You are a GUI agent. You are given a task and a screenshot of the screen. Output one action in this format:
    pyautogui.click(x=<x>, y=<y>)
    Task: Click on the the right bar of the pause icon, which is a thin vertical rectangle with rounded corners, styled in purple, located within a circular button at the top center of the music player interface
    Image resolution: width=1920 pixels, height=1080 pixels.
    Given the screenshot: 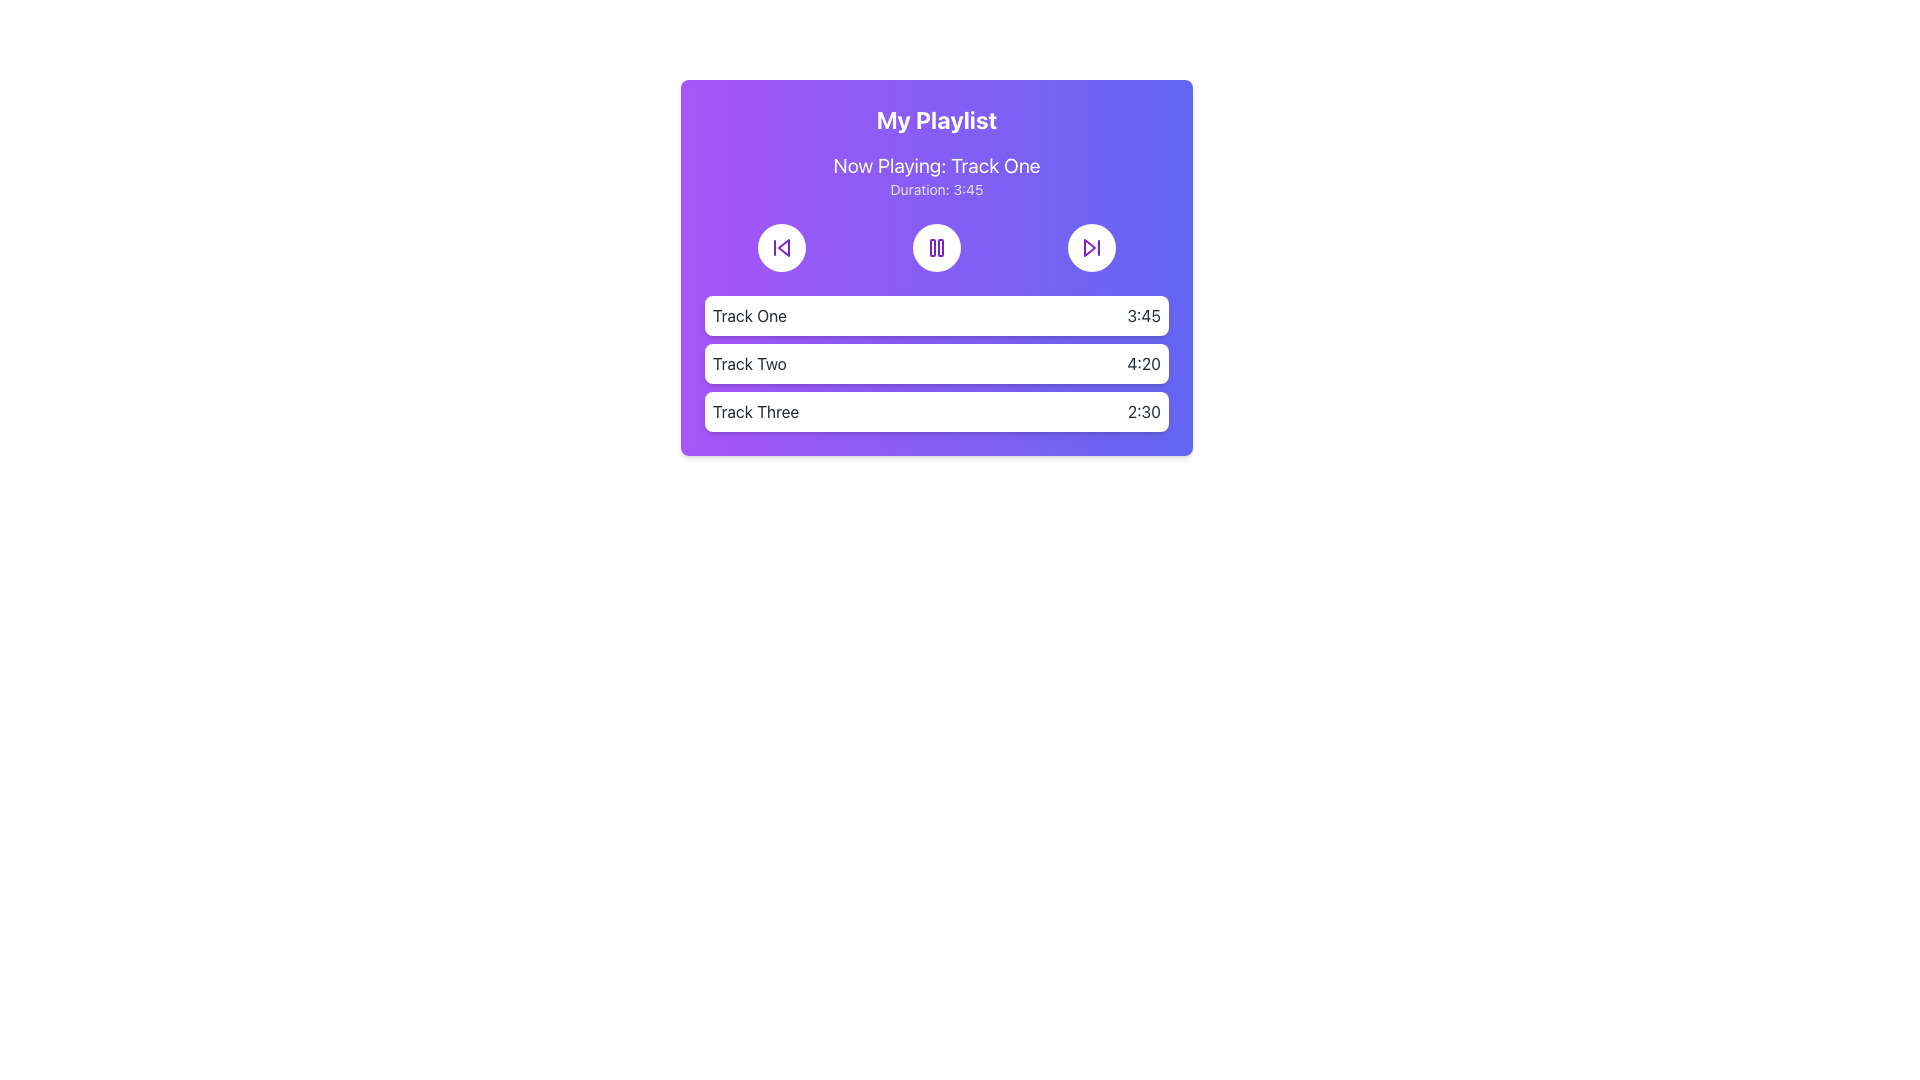 What is the action you would take?
    pyautogui.click(x=939, y=246)
    